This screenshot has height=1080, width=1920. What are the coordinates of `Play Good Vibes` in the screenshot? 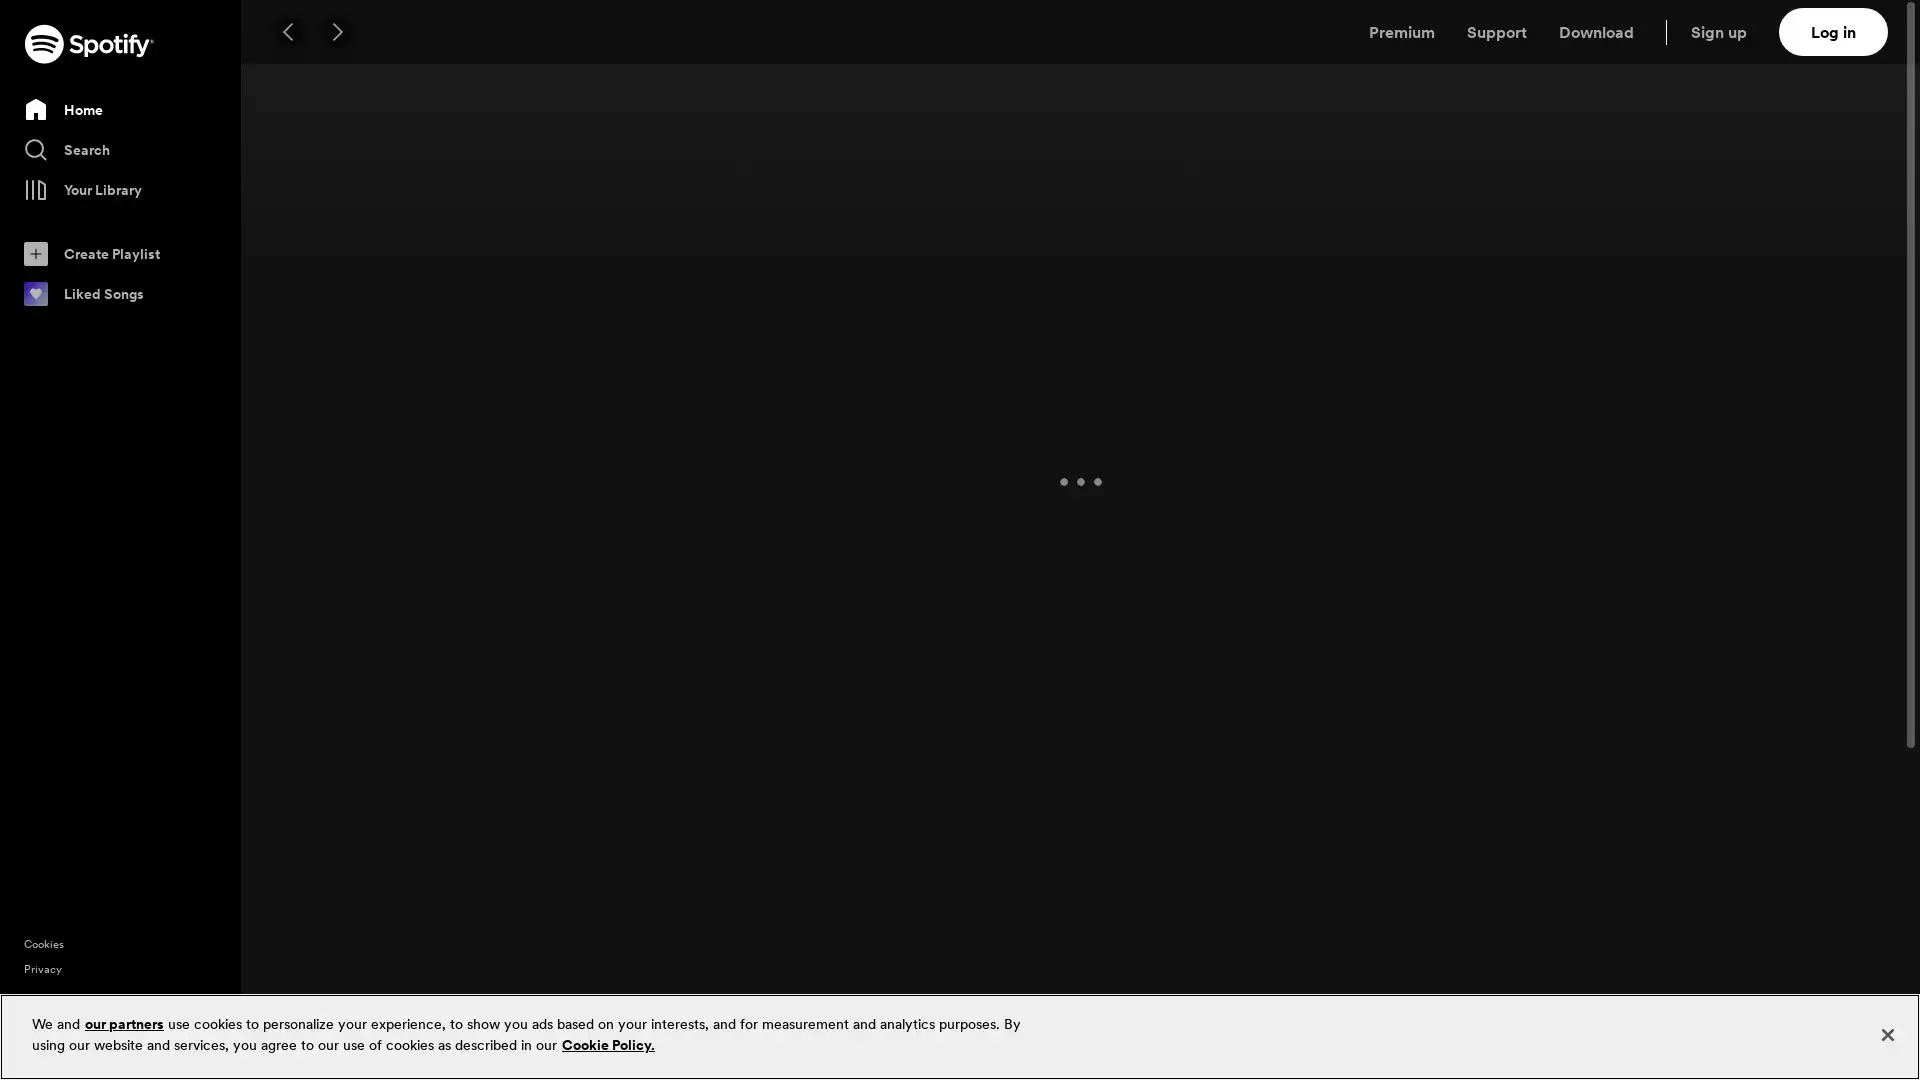 It's located at (1635, 1005).